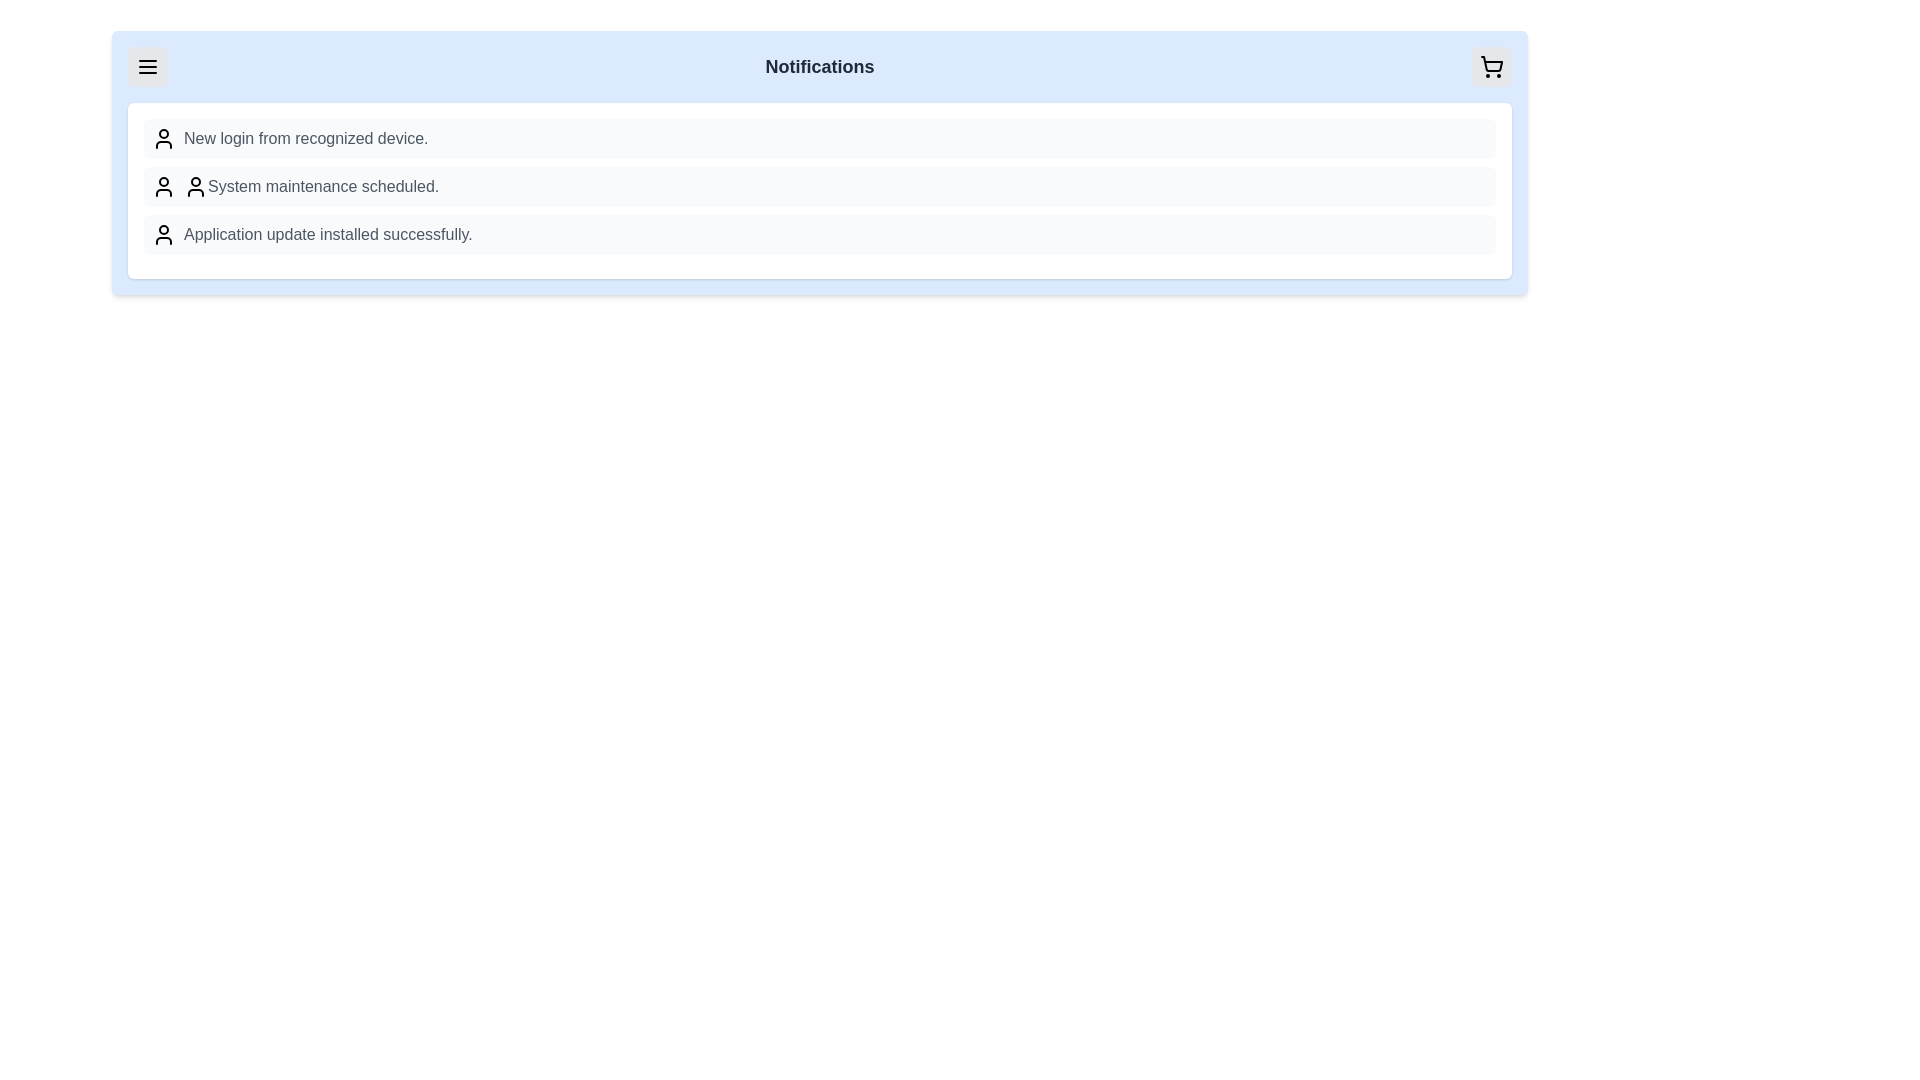  I want to click on the user-related notification icon located to the left of the text 'System maintenance scheduled' in the notification block, so click(163, 186).